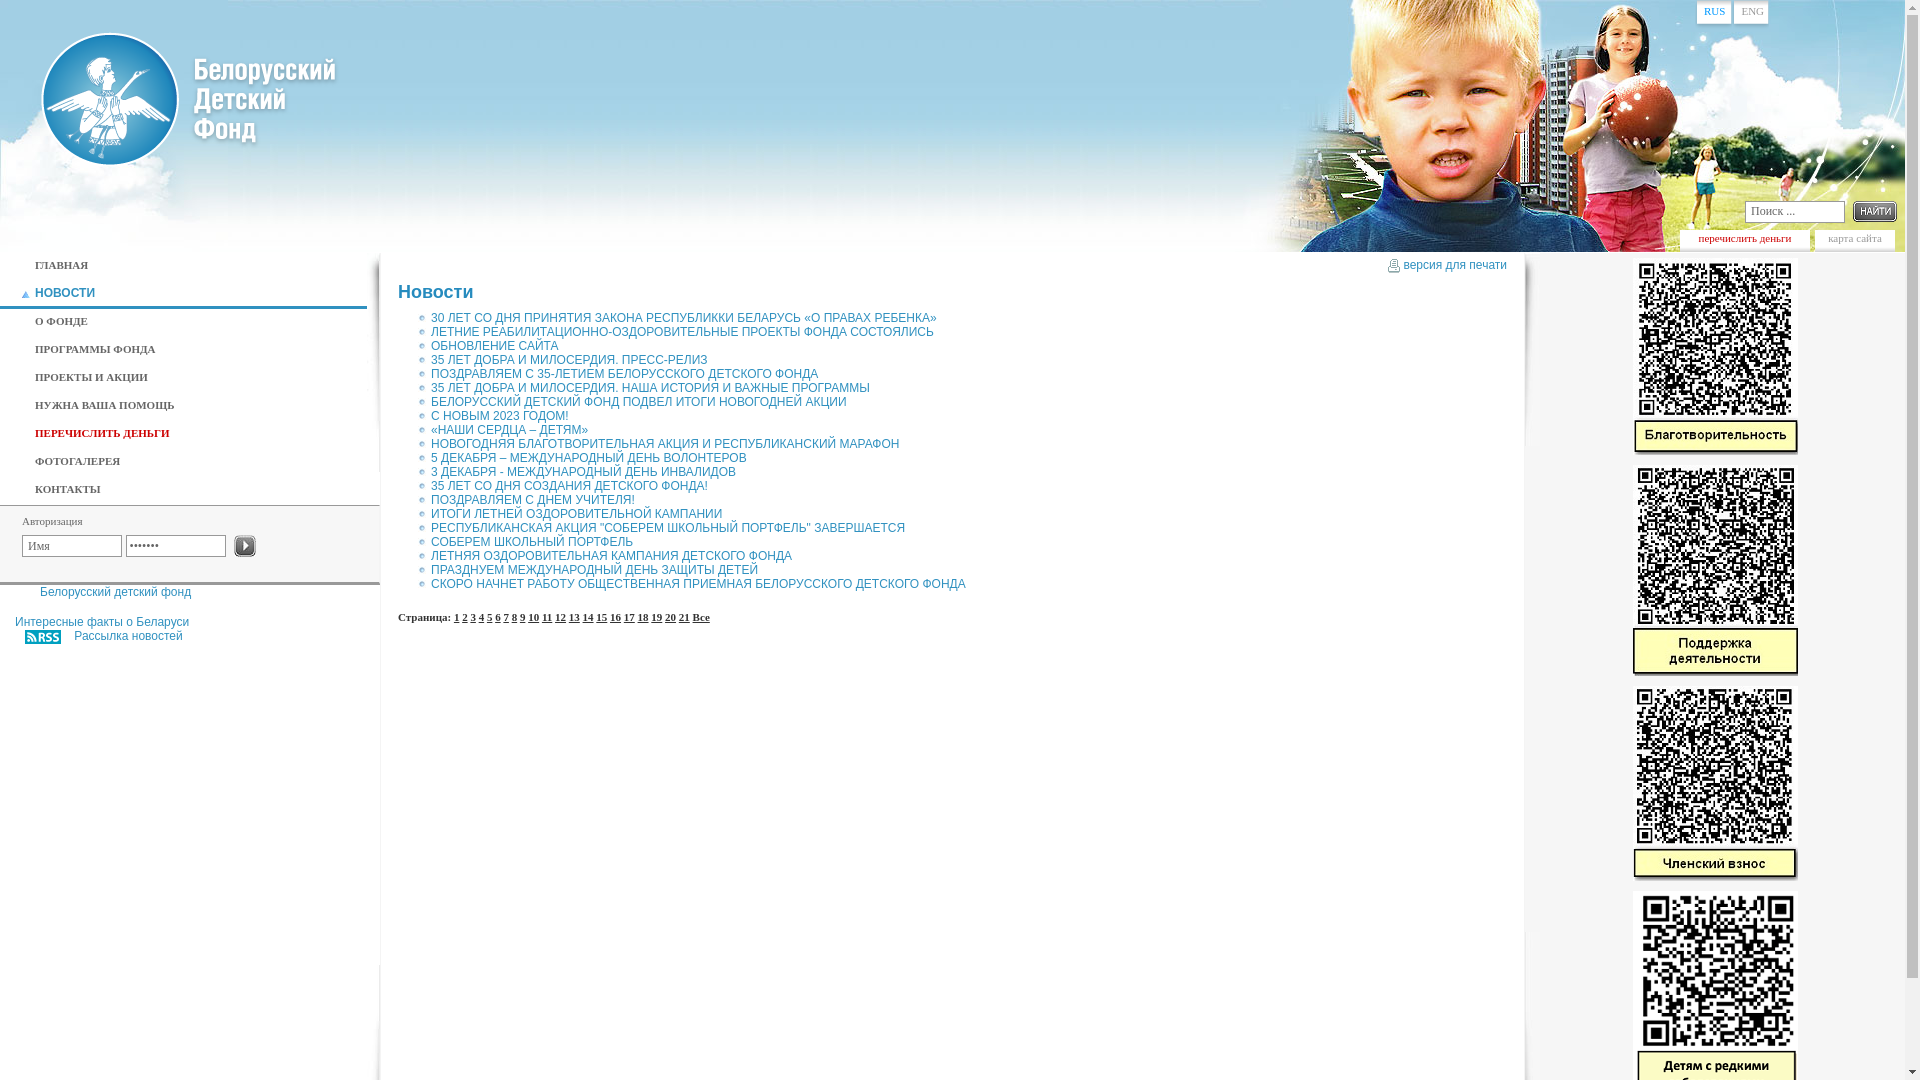 This screenshot has height=1080, width=1920. I want to click on '21', so click(684, 611).